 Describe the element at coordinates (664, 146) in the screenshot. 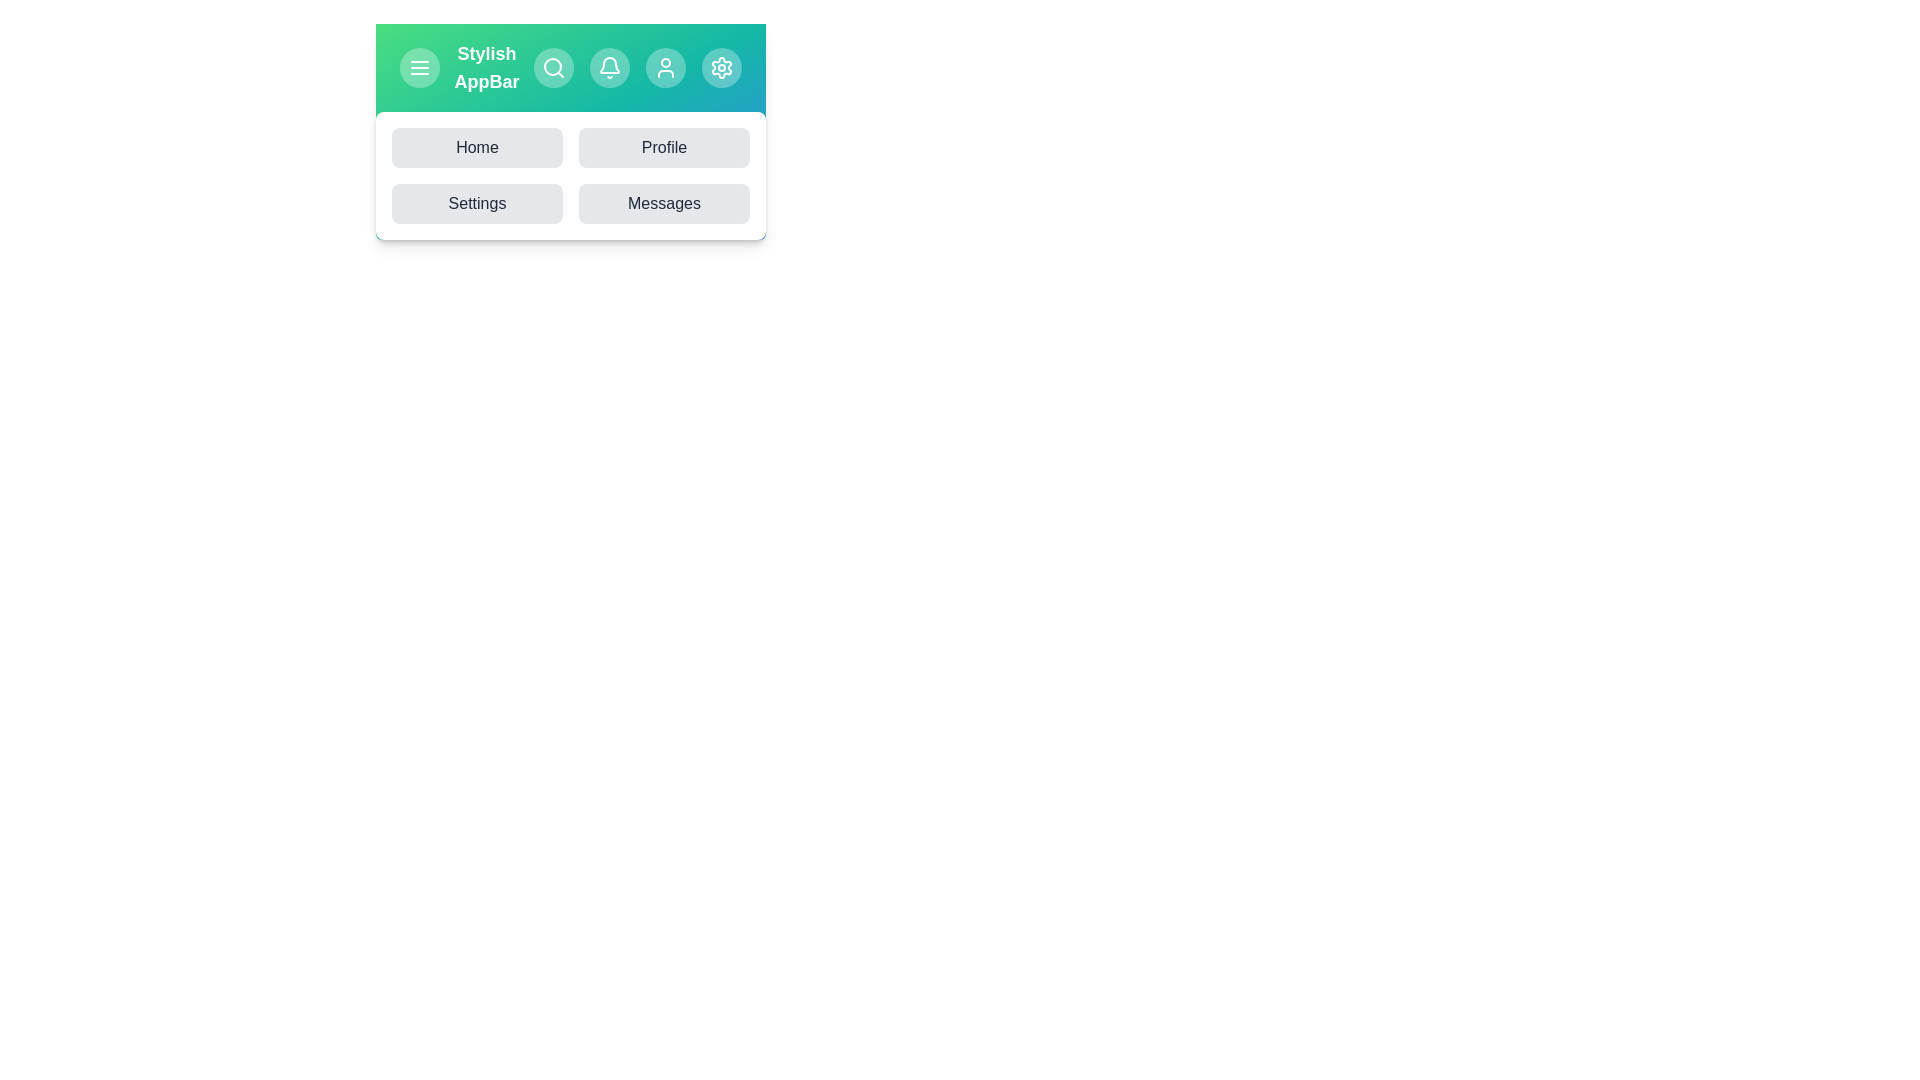

I see `the Profile button to navigate` at that location.